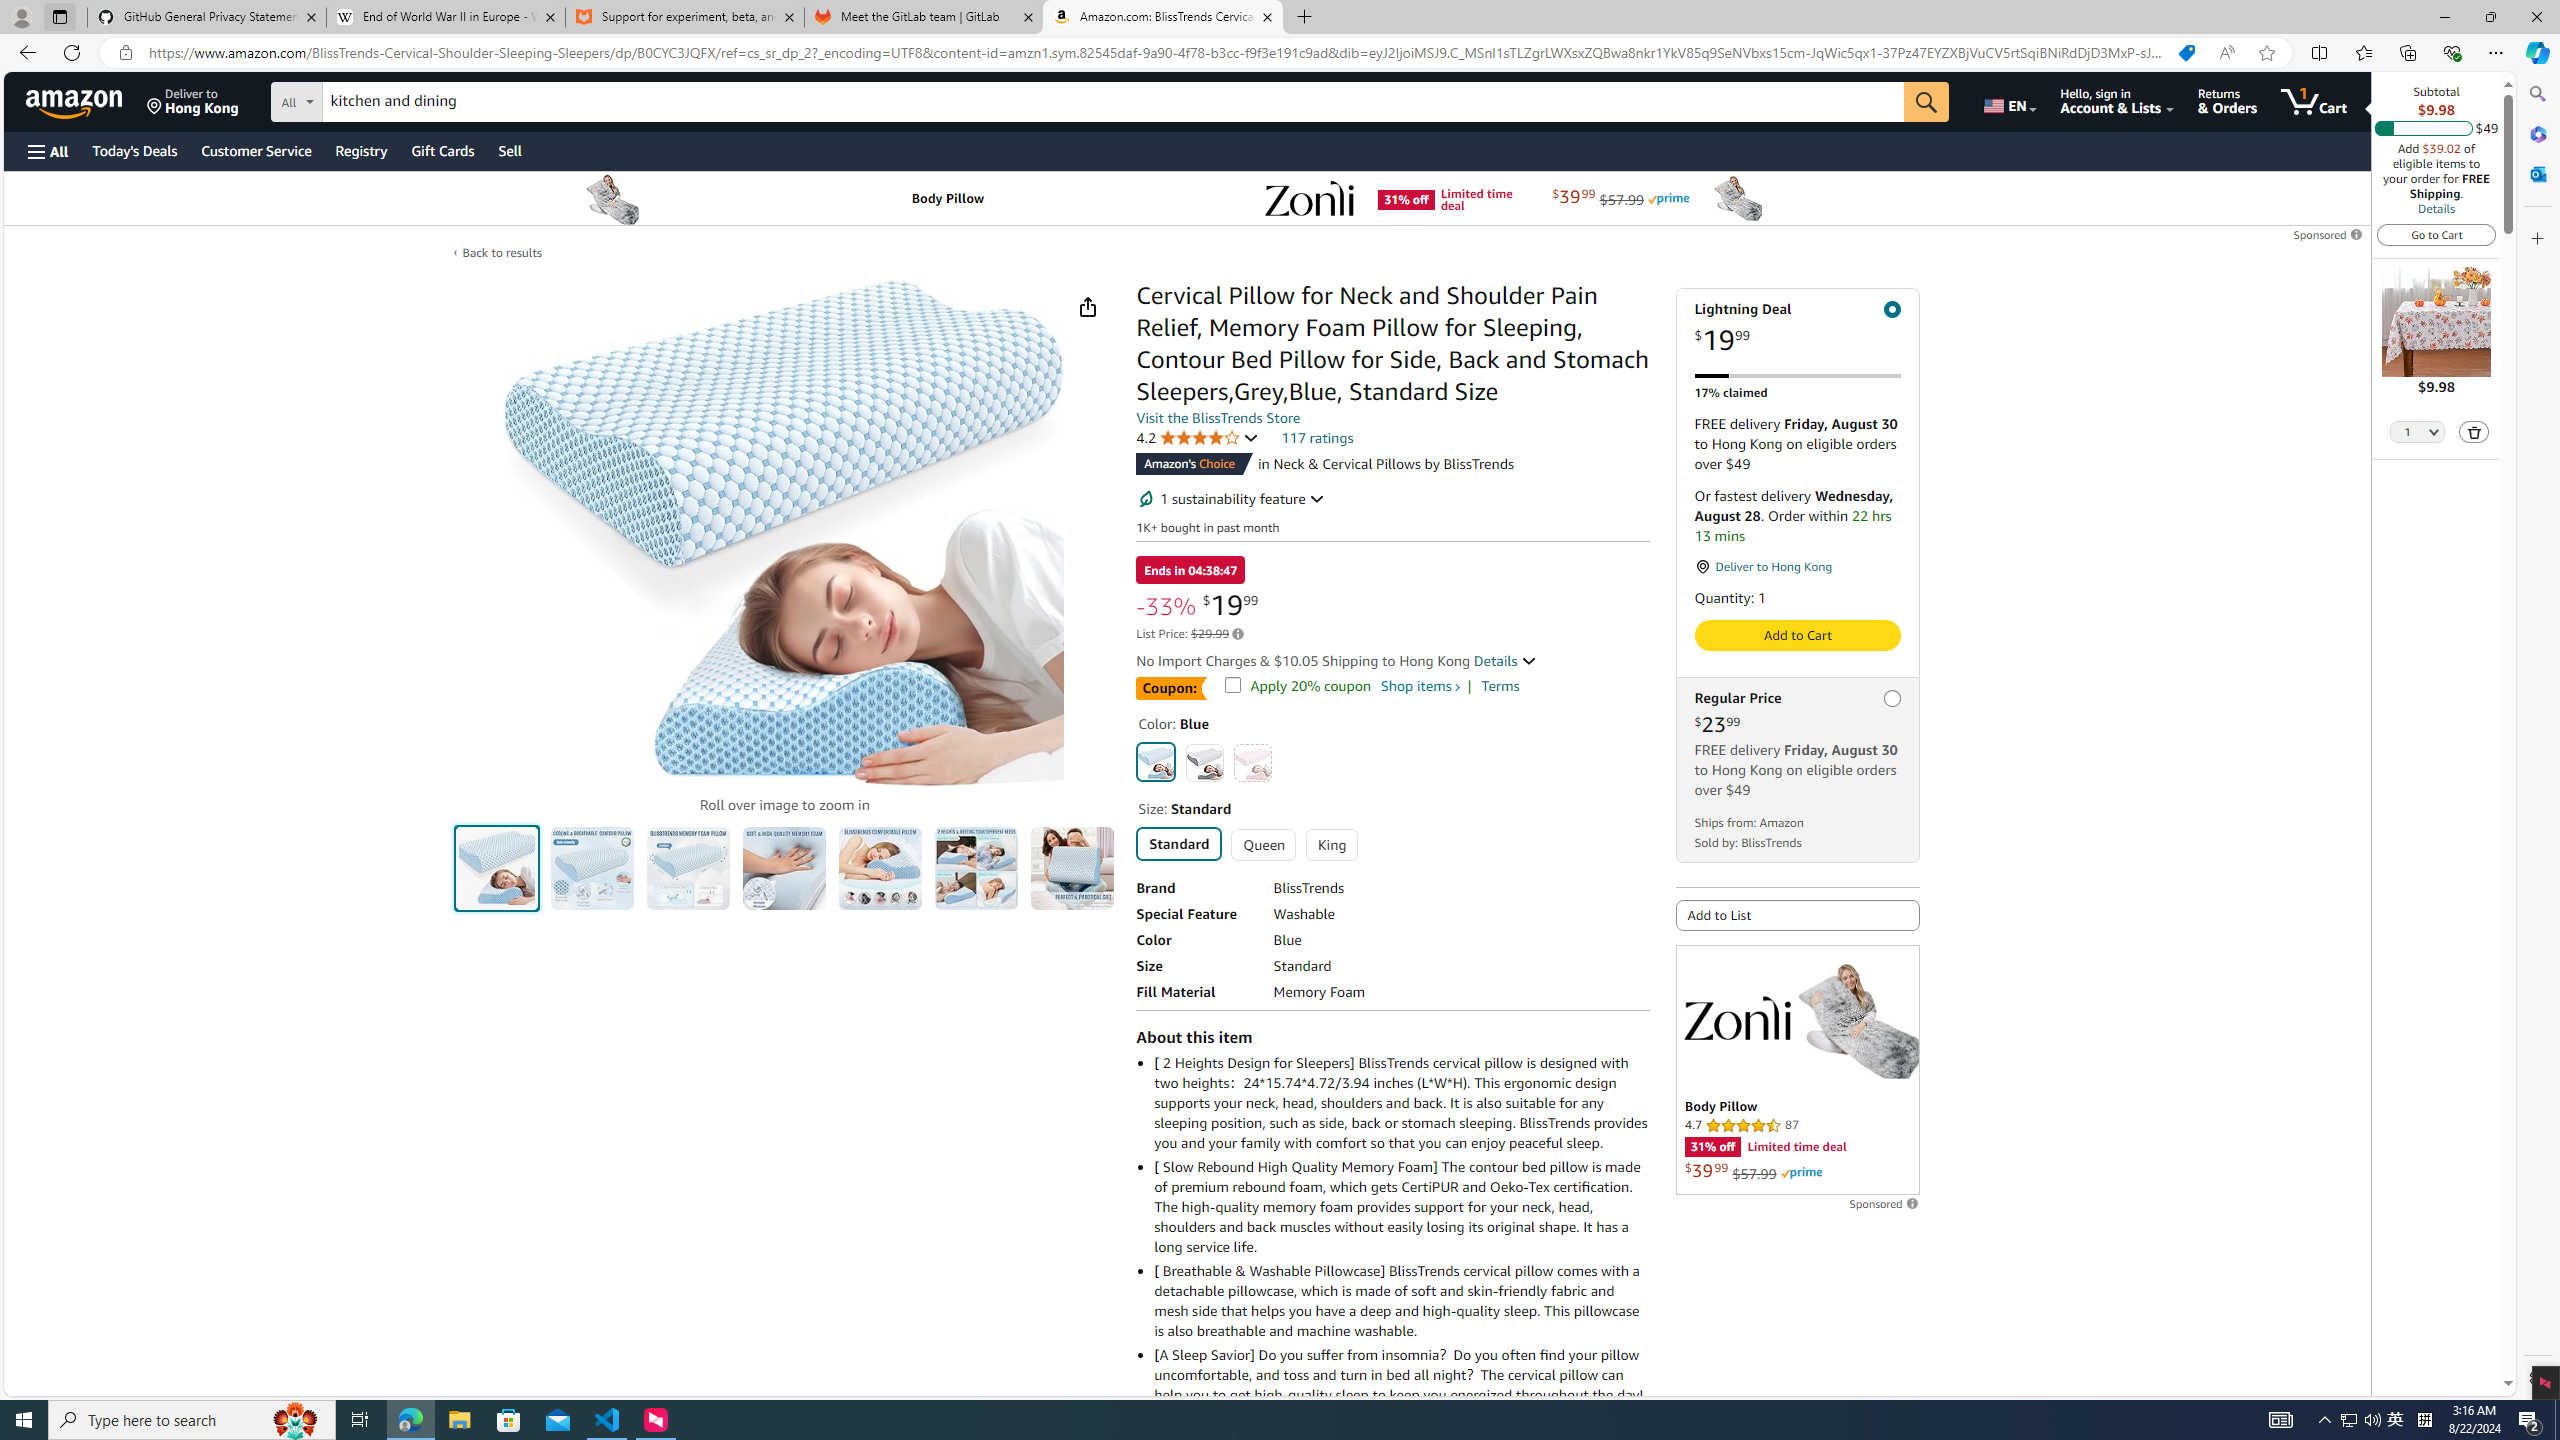  Describe the element at coordinates (1157, 761) in the screenshot. I see `'Blue'` at that location.